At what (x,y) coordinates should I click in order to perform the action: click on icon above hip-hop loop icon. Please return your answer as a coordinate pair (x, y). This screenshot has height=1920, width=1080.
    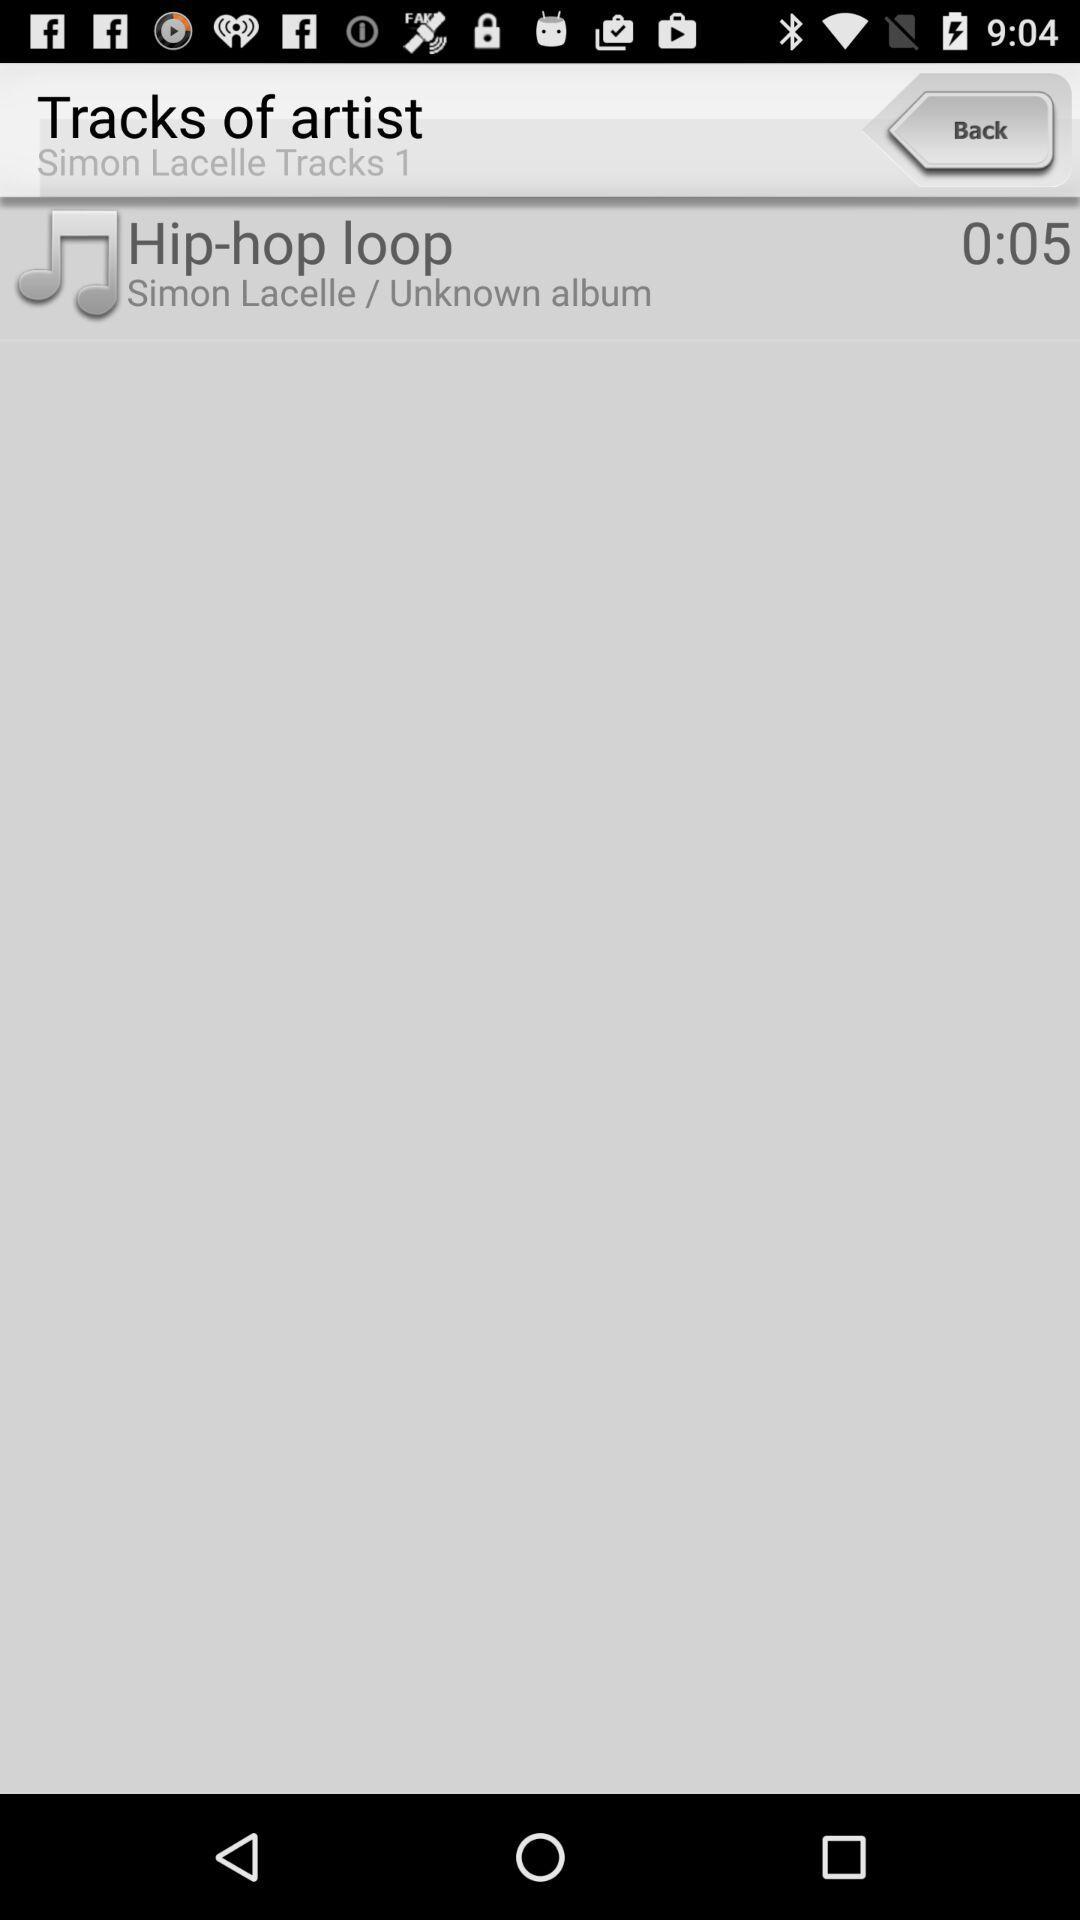
    Looking at the image, I should click on (965, 129).